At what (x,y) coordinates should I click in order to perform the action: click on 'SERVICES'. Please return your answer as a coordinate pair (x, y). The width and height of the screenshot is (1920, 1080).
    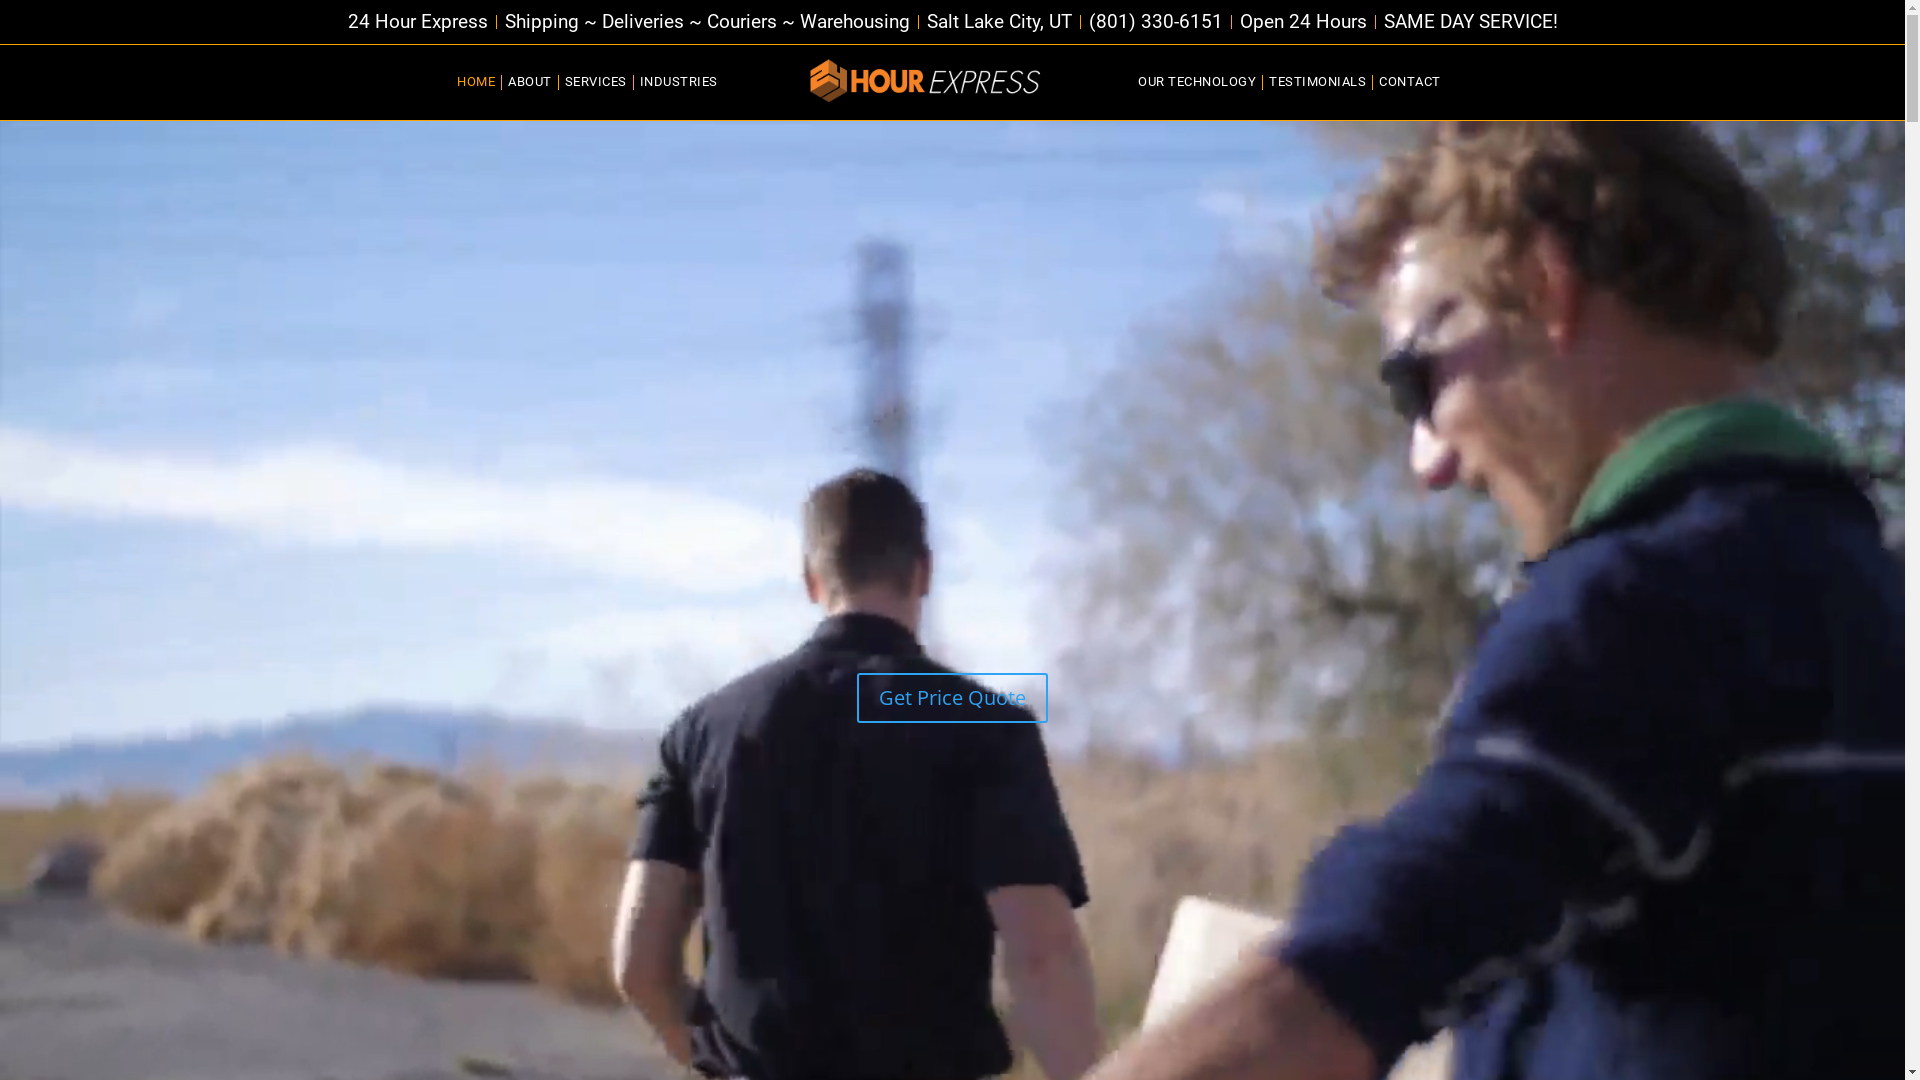
    Looking at the image, I should click on (594, 80).